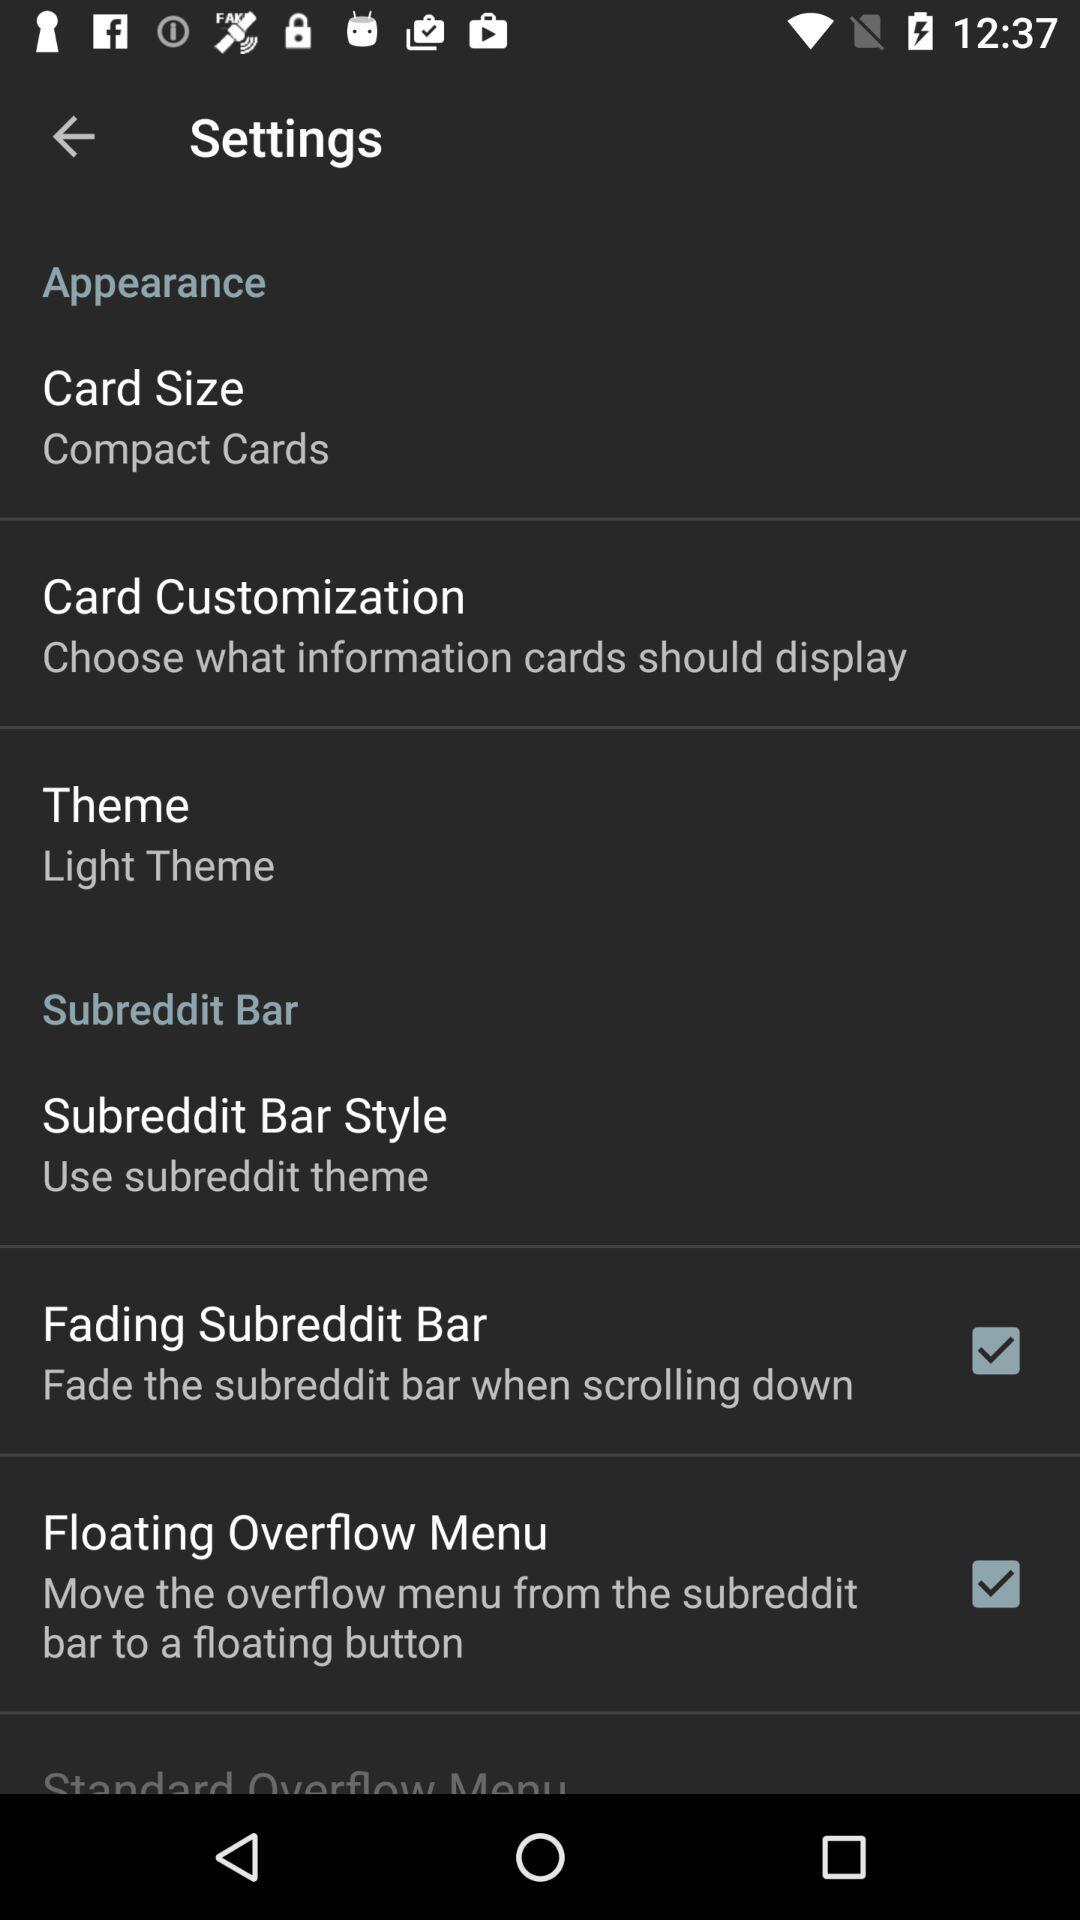 This screenshot has width=1080, height=1920. I want to click on the icon below theme item, so click(157, 864).